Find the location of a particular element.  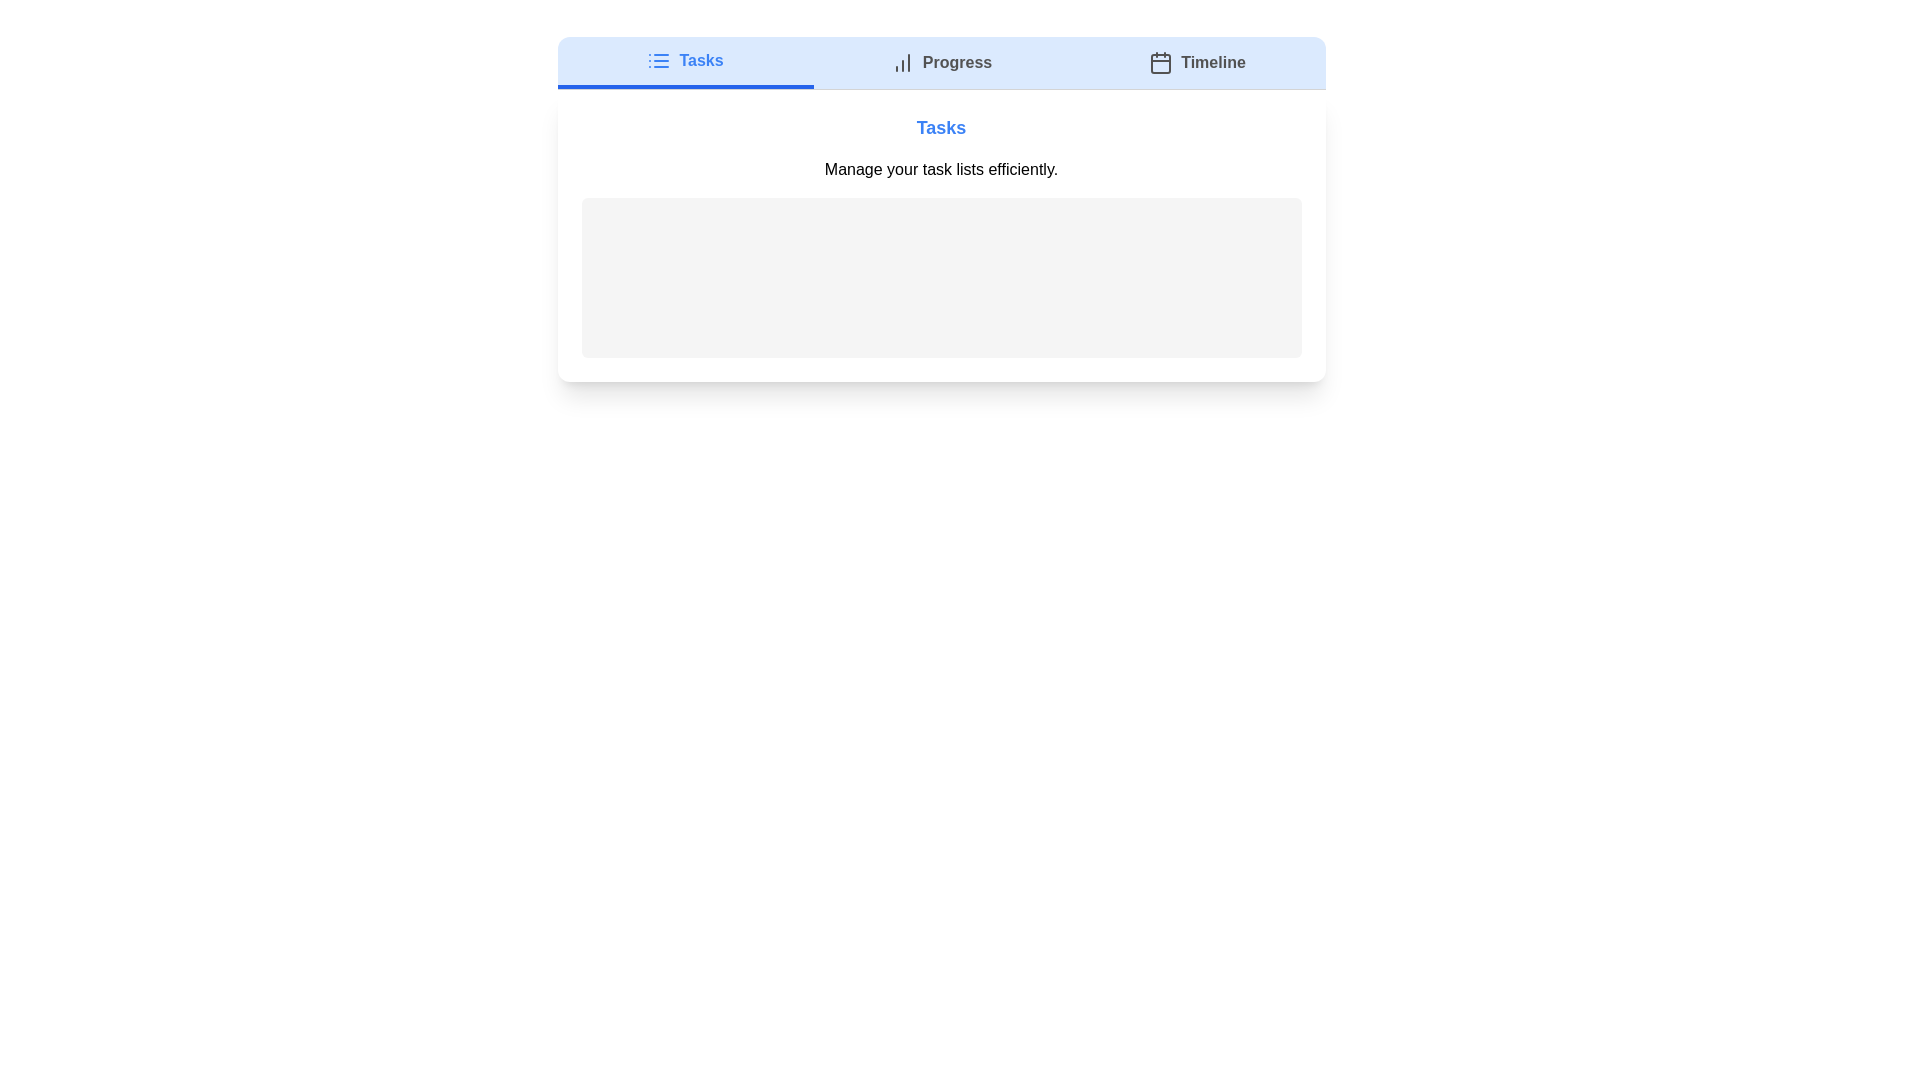

the 'Tasks' tab icon located in the tabbed navigation bar at the top of the interface, positioned to the left of the text 'Tasks' is located at coordinates (659, 60).